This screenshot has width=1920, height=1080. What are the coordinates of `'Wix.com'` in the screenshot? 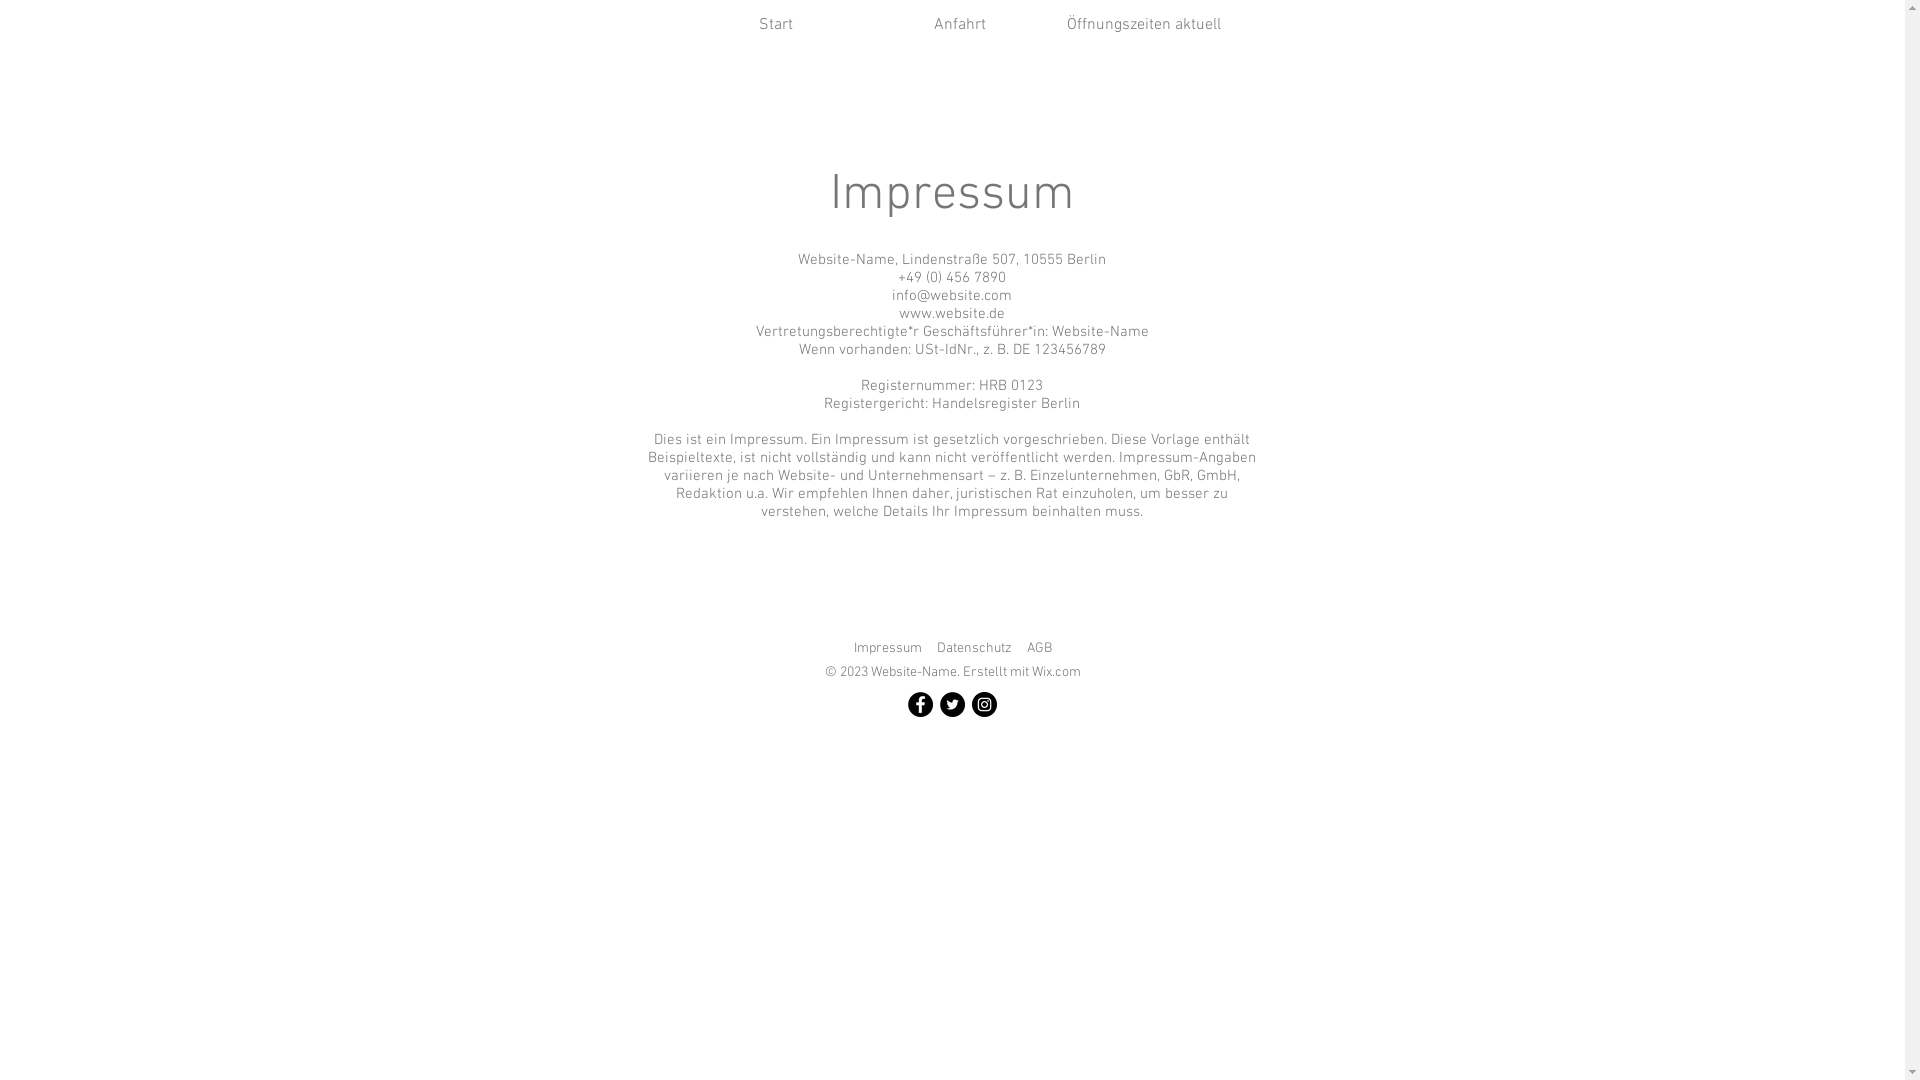 It's located at (1055, 672).